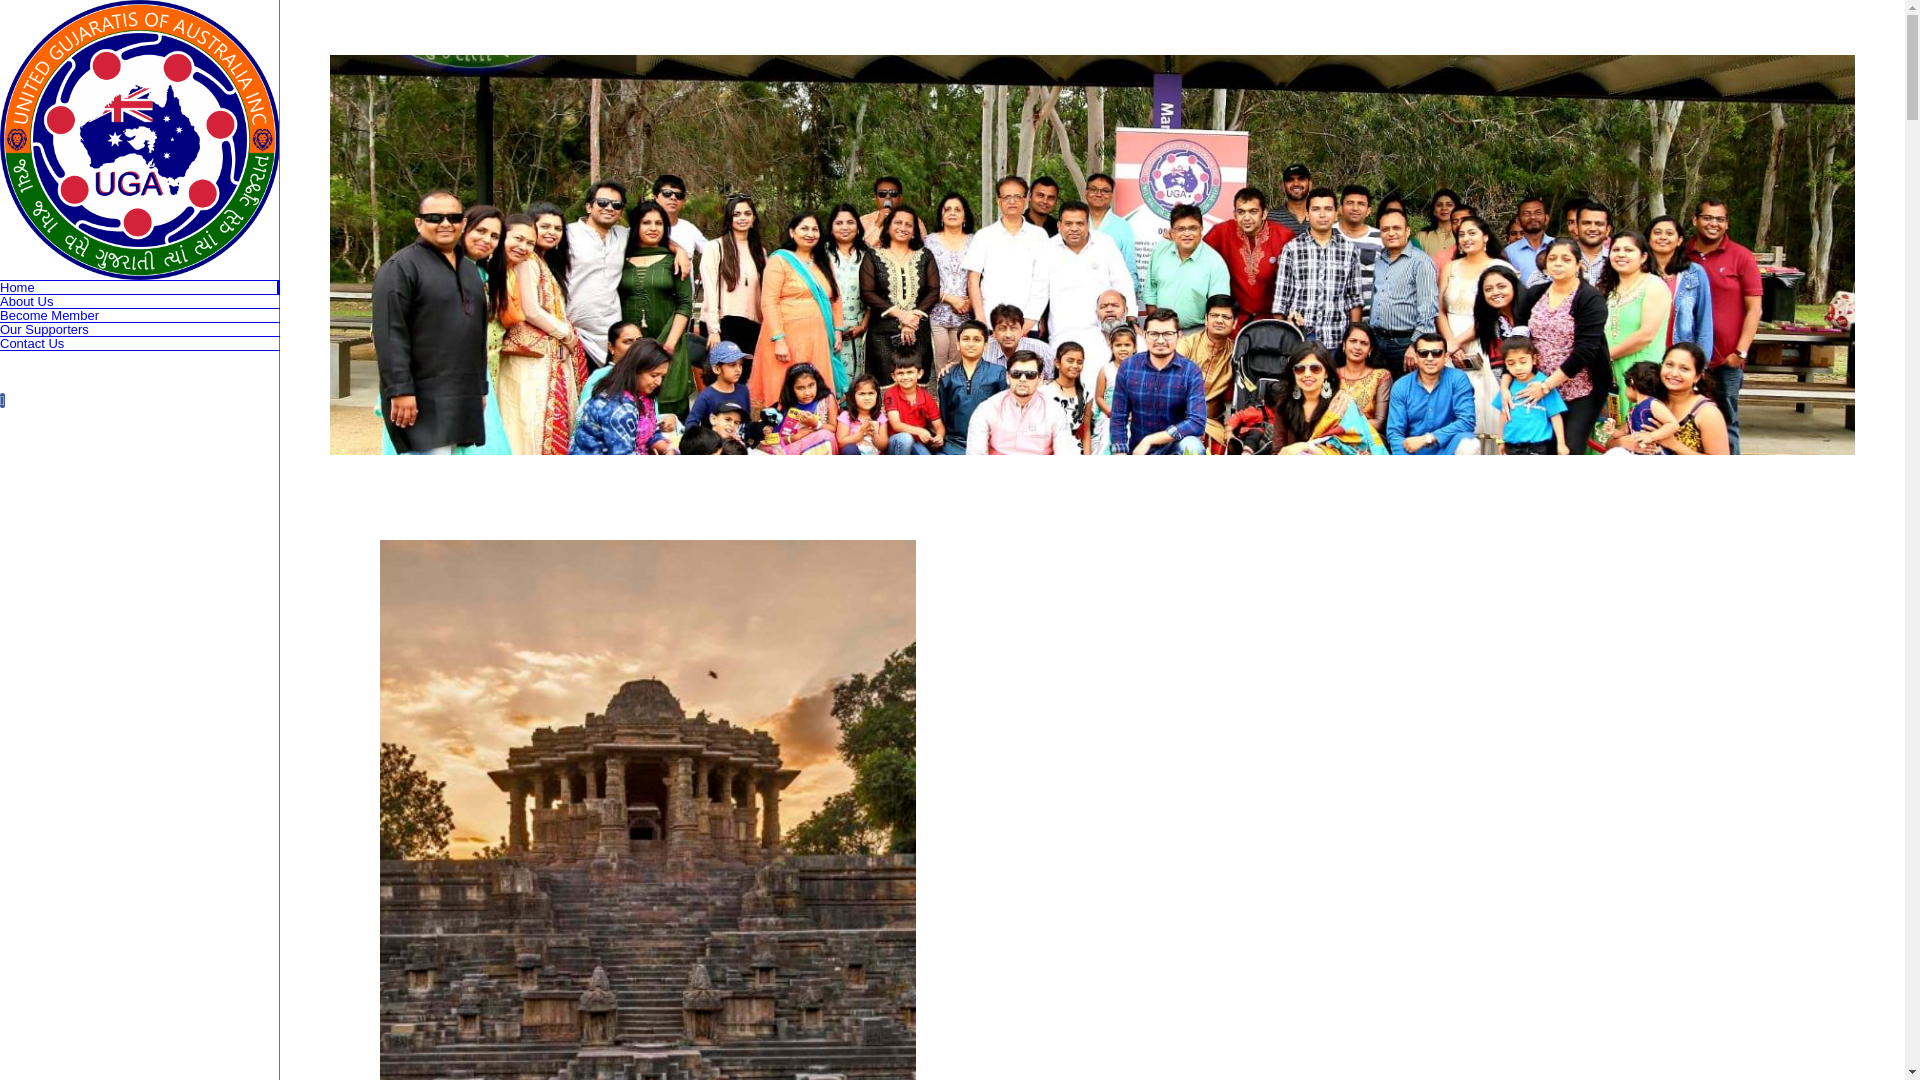  What do you see at coordinates (138, 301) in the screenshot?
I see `'About Us'` at bounding box center [138, 301].